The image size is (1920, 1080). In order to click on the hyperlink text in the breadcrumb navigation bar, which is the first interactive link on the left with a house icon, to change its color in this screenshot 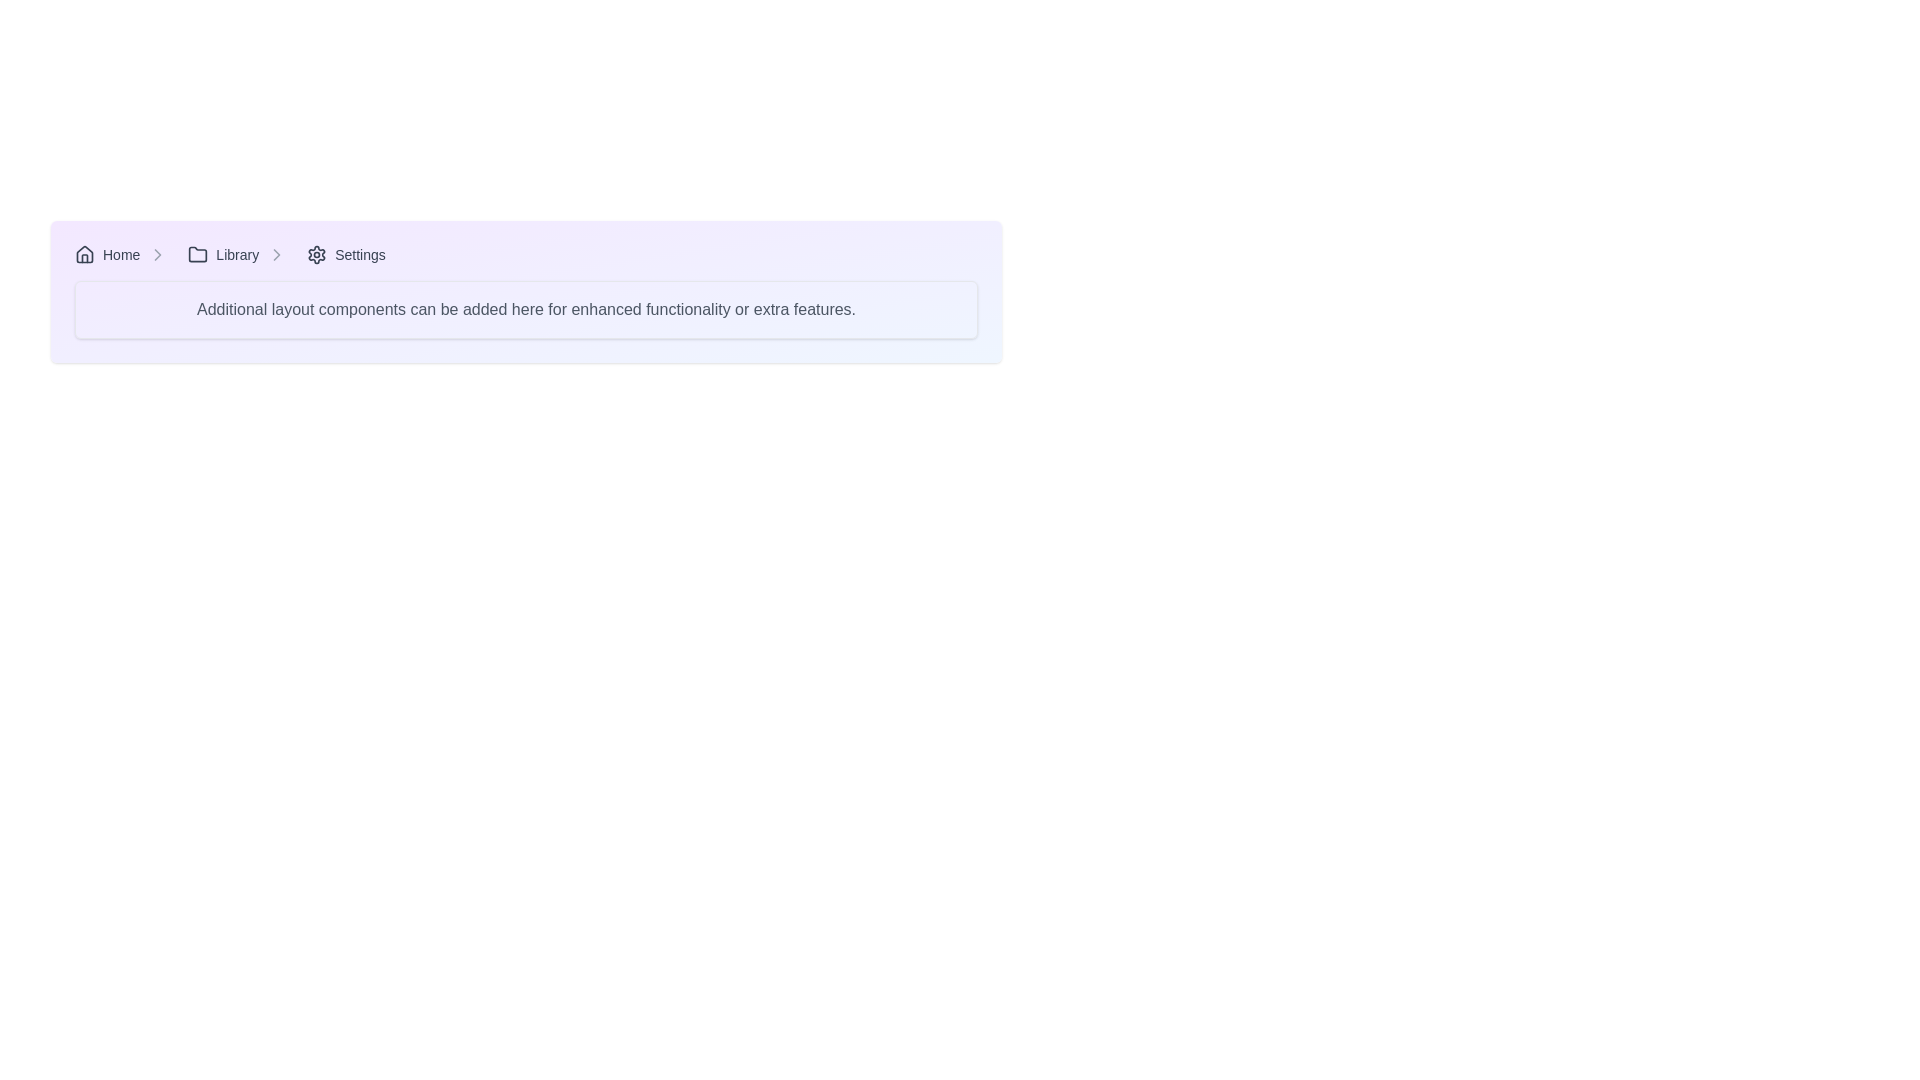, I will do `click(106, 253)`.